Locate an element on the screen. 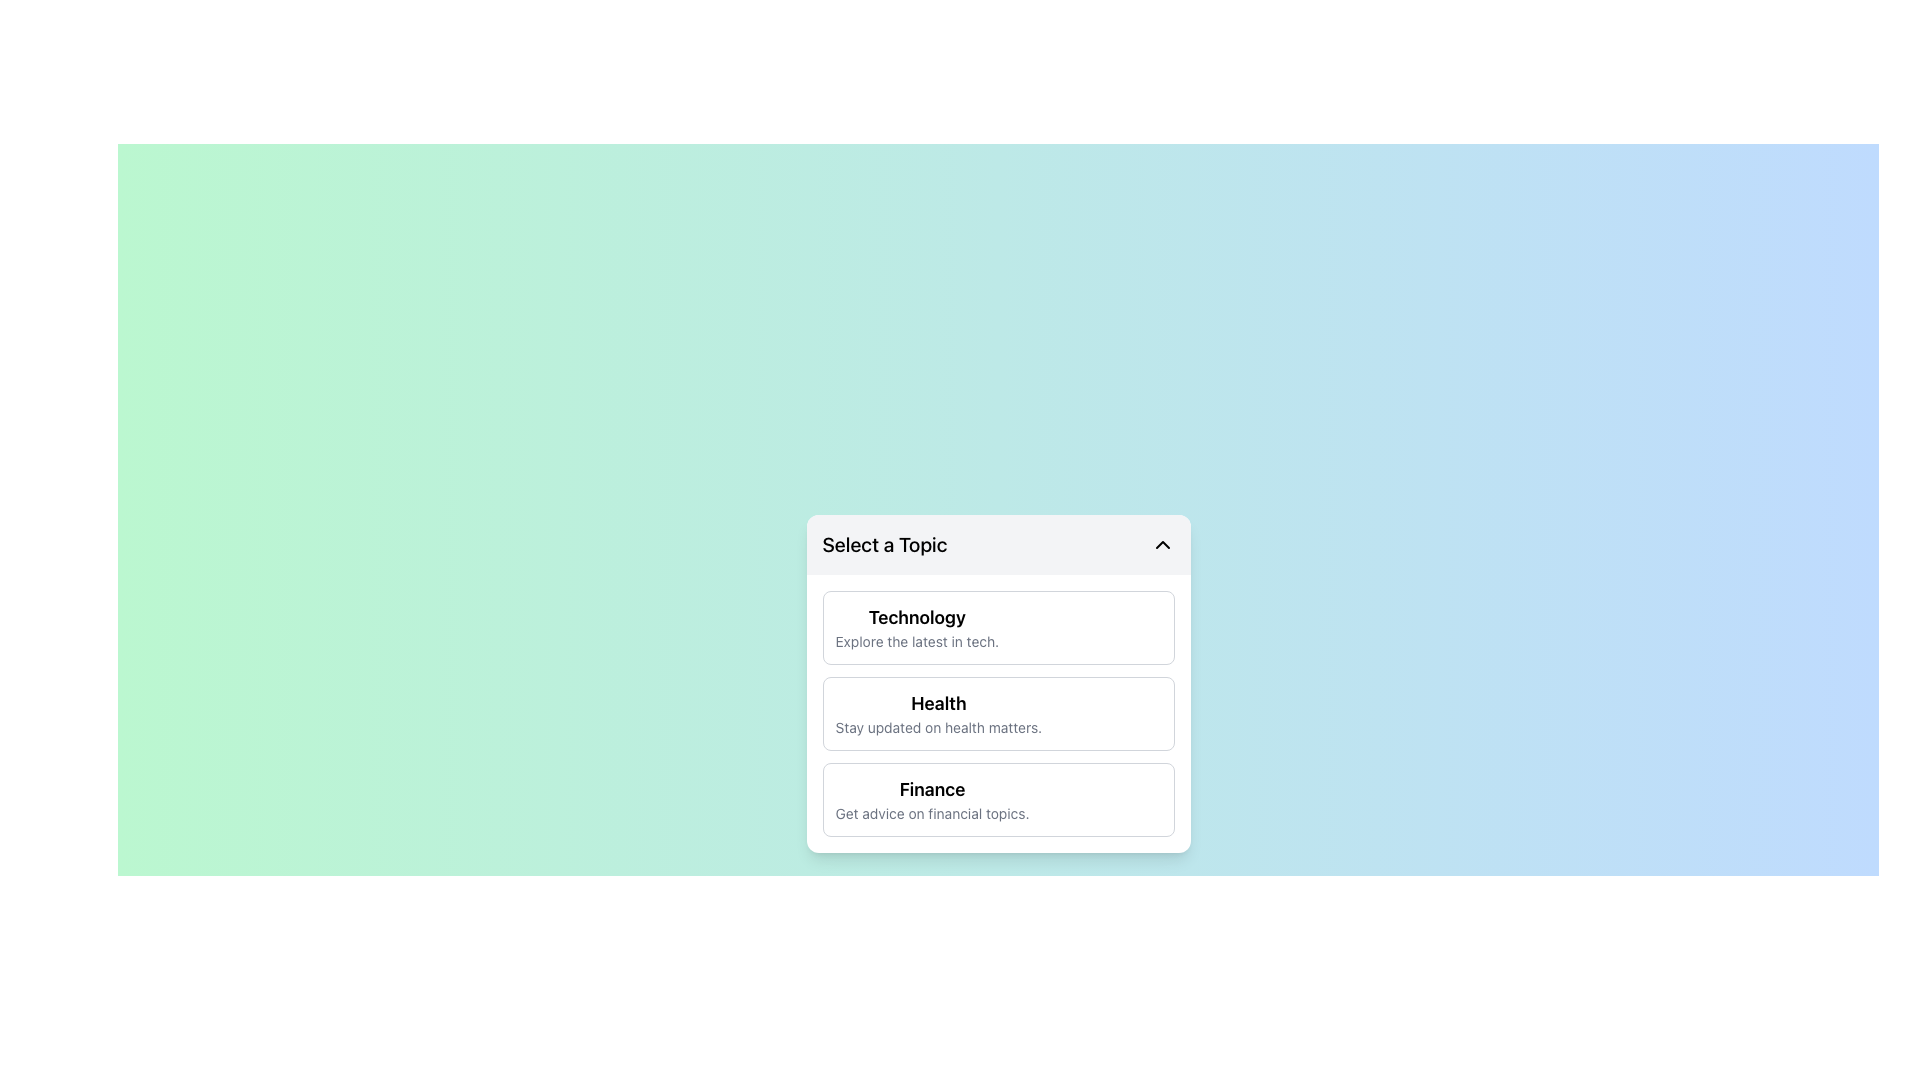 This screenshot has width=1920, height=1080. the category title 'Finance' is located at coordinates (931, 789).